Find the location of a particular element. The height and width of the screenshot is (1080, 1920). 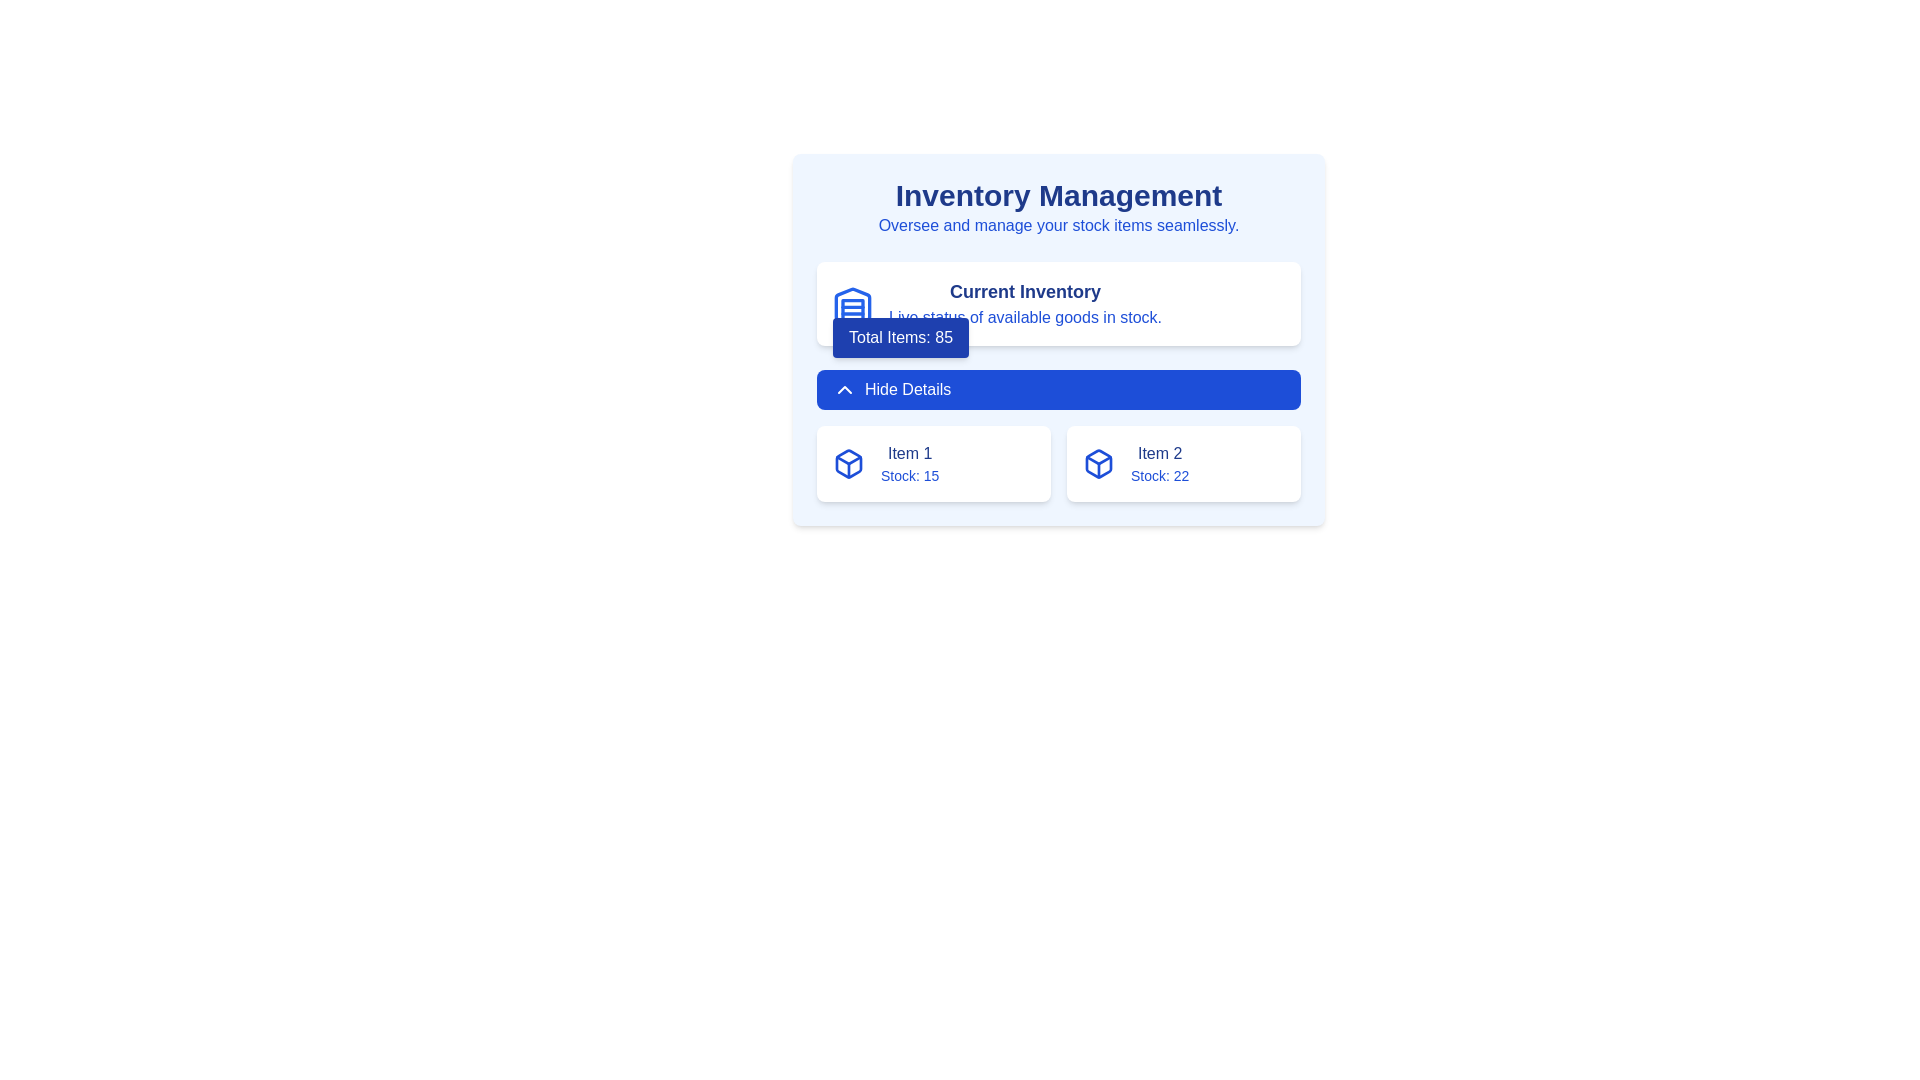

stock details for items by clicking on the 'Current Inventory' section, which features a bold title and includes a blue button labeled 'Hide Details' above the item cards is located at coordinates (1058, 381).